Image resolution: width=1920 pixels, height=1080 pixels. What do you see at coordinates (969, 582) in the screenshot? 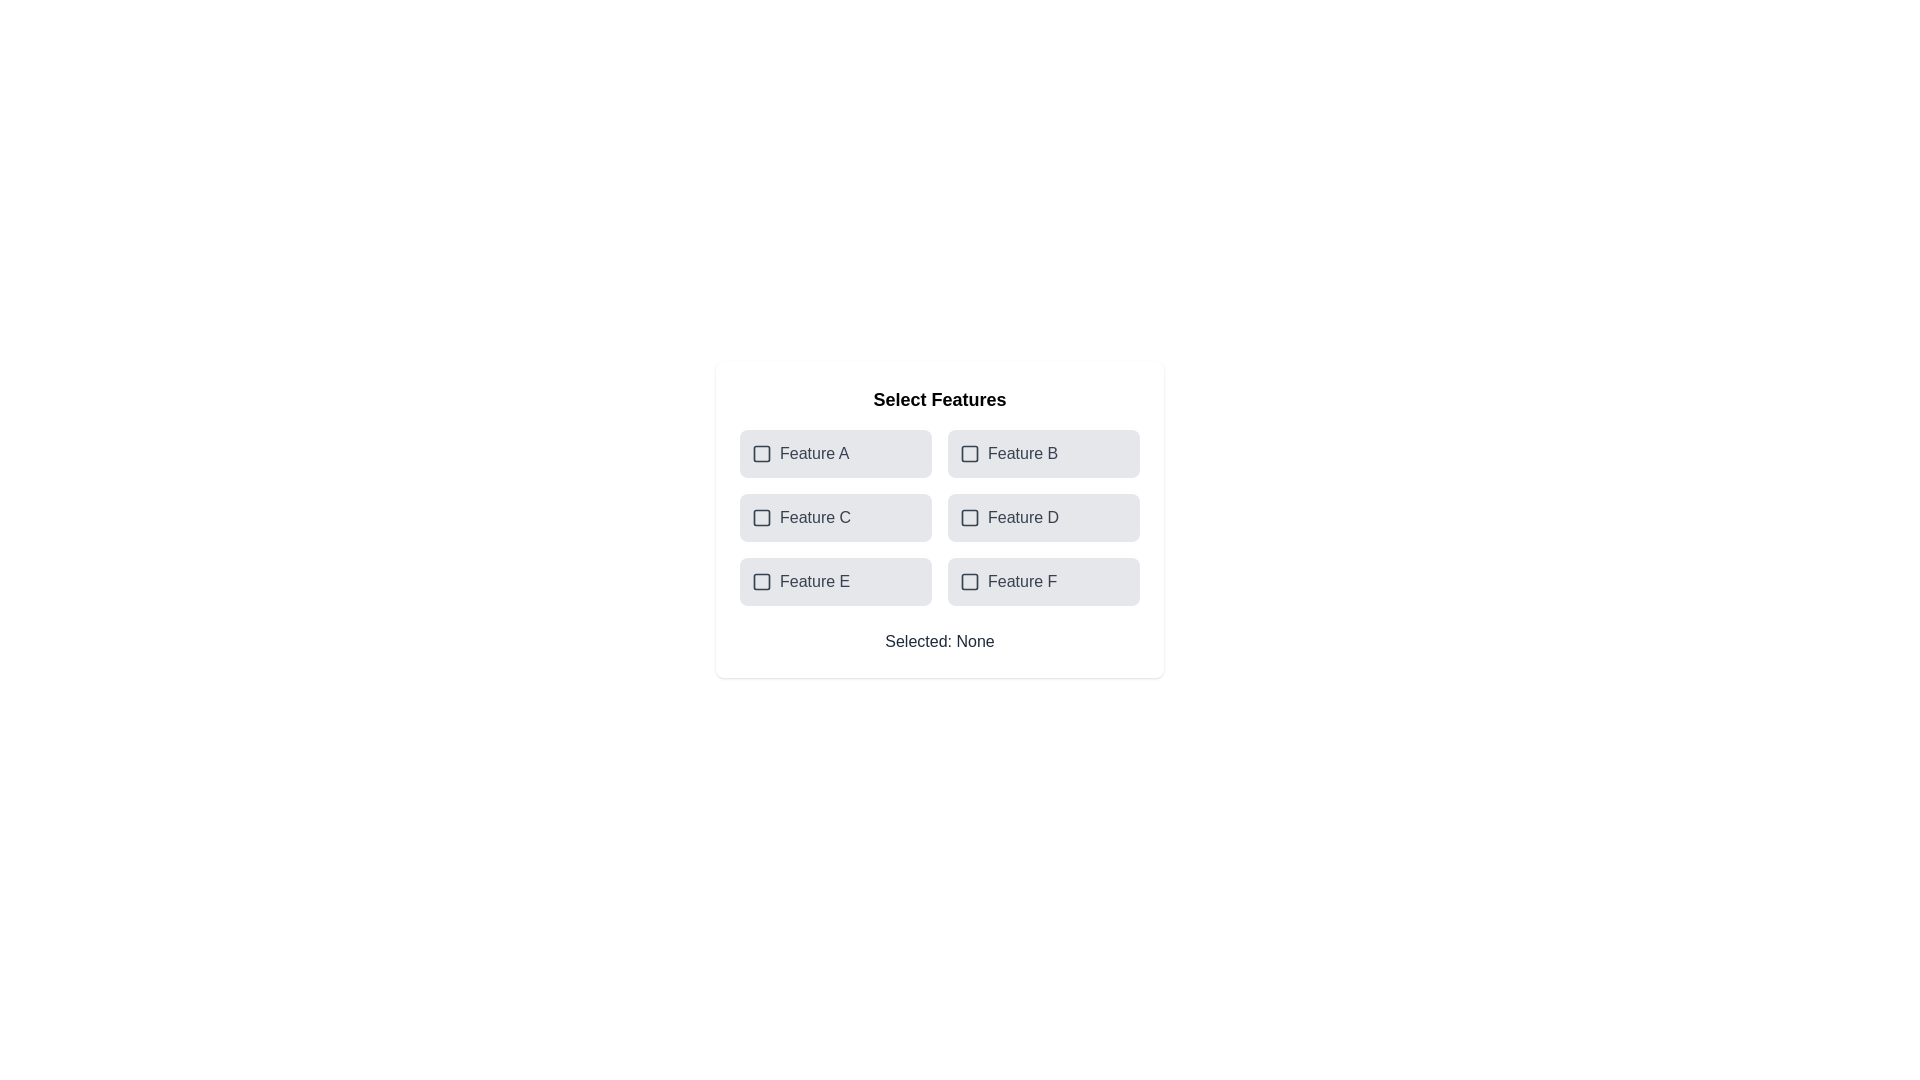
I see `the checkbox located at the left end of the 'Feature F' row` at bounding box center [969, 582].